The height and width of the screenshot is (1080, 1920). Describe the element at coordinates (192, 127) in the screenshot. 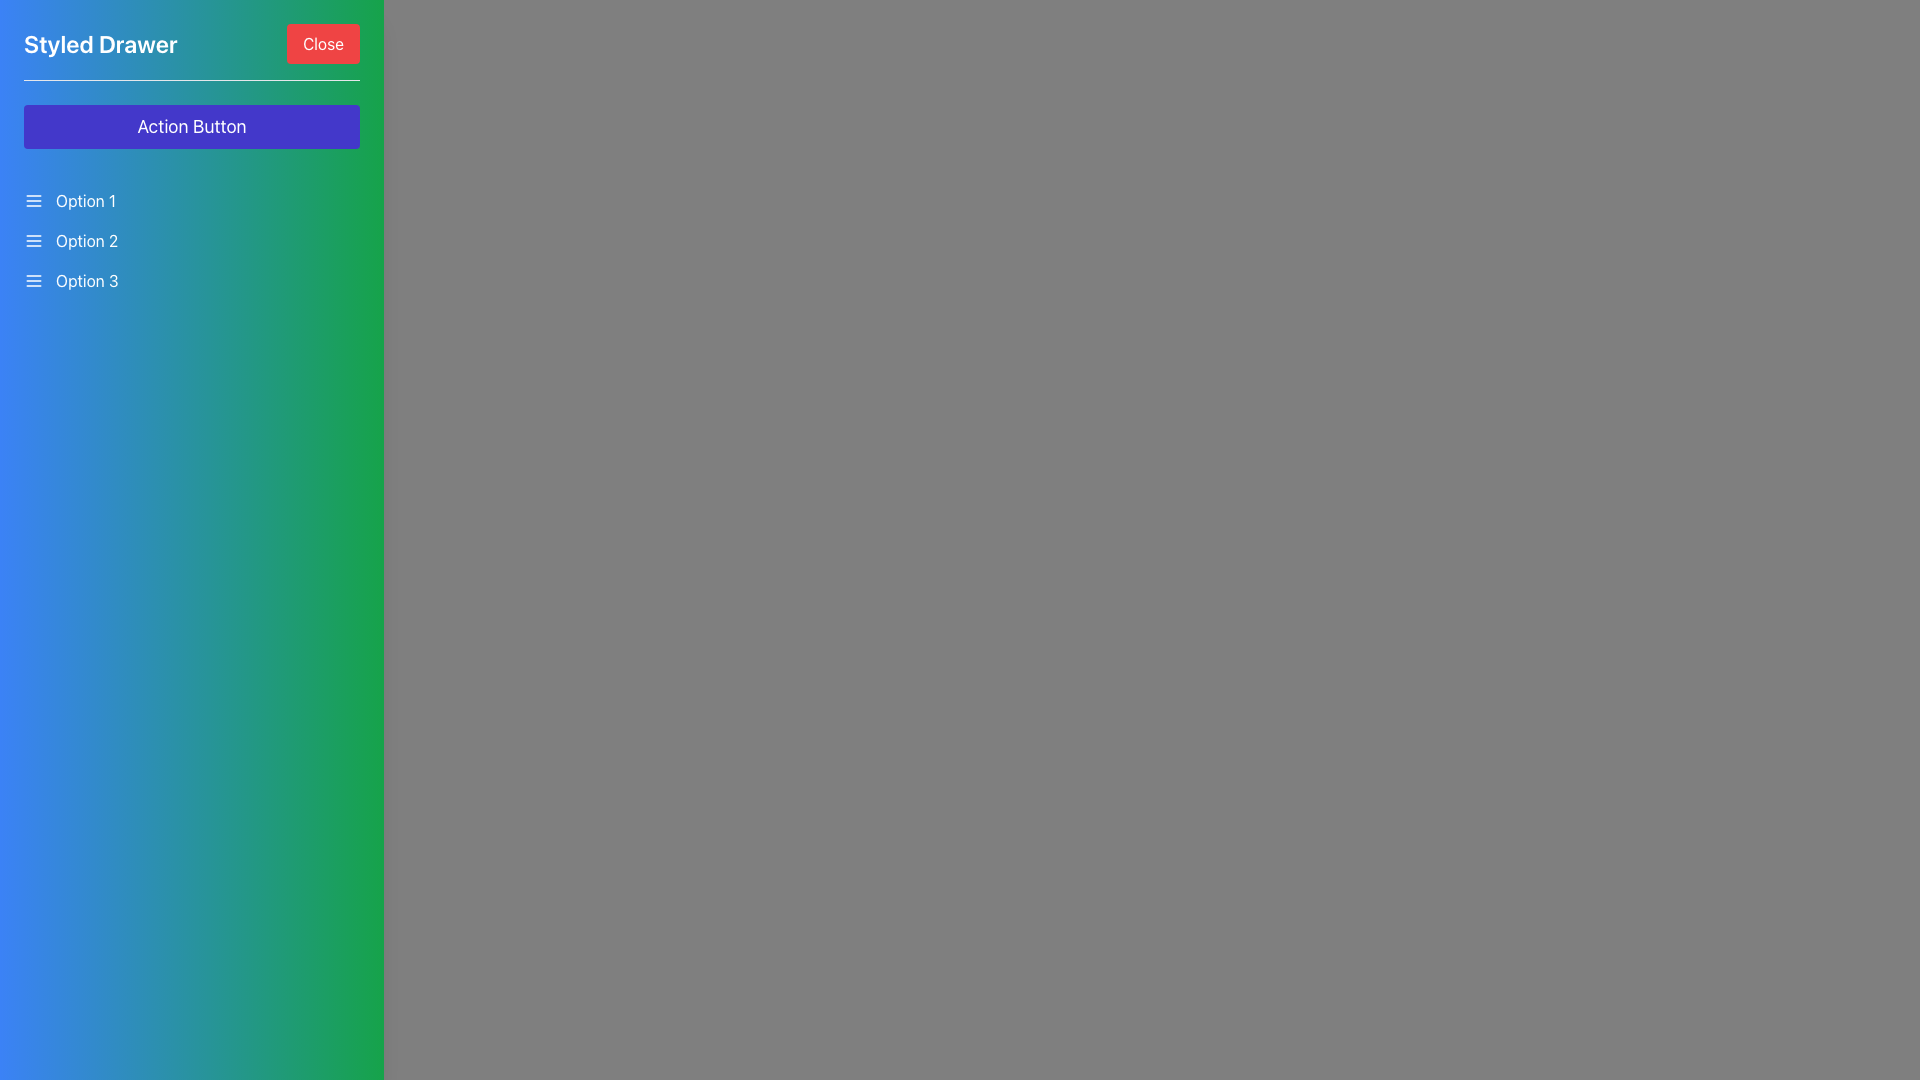

I see `the rectangular button with a purple background and white text reading 'Action Button'` at that location.